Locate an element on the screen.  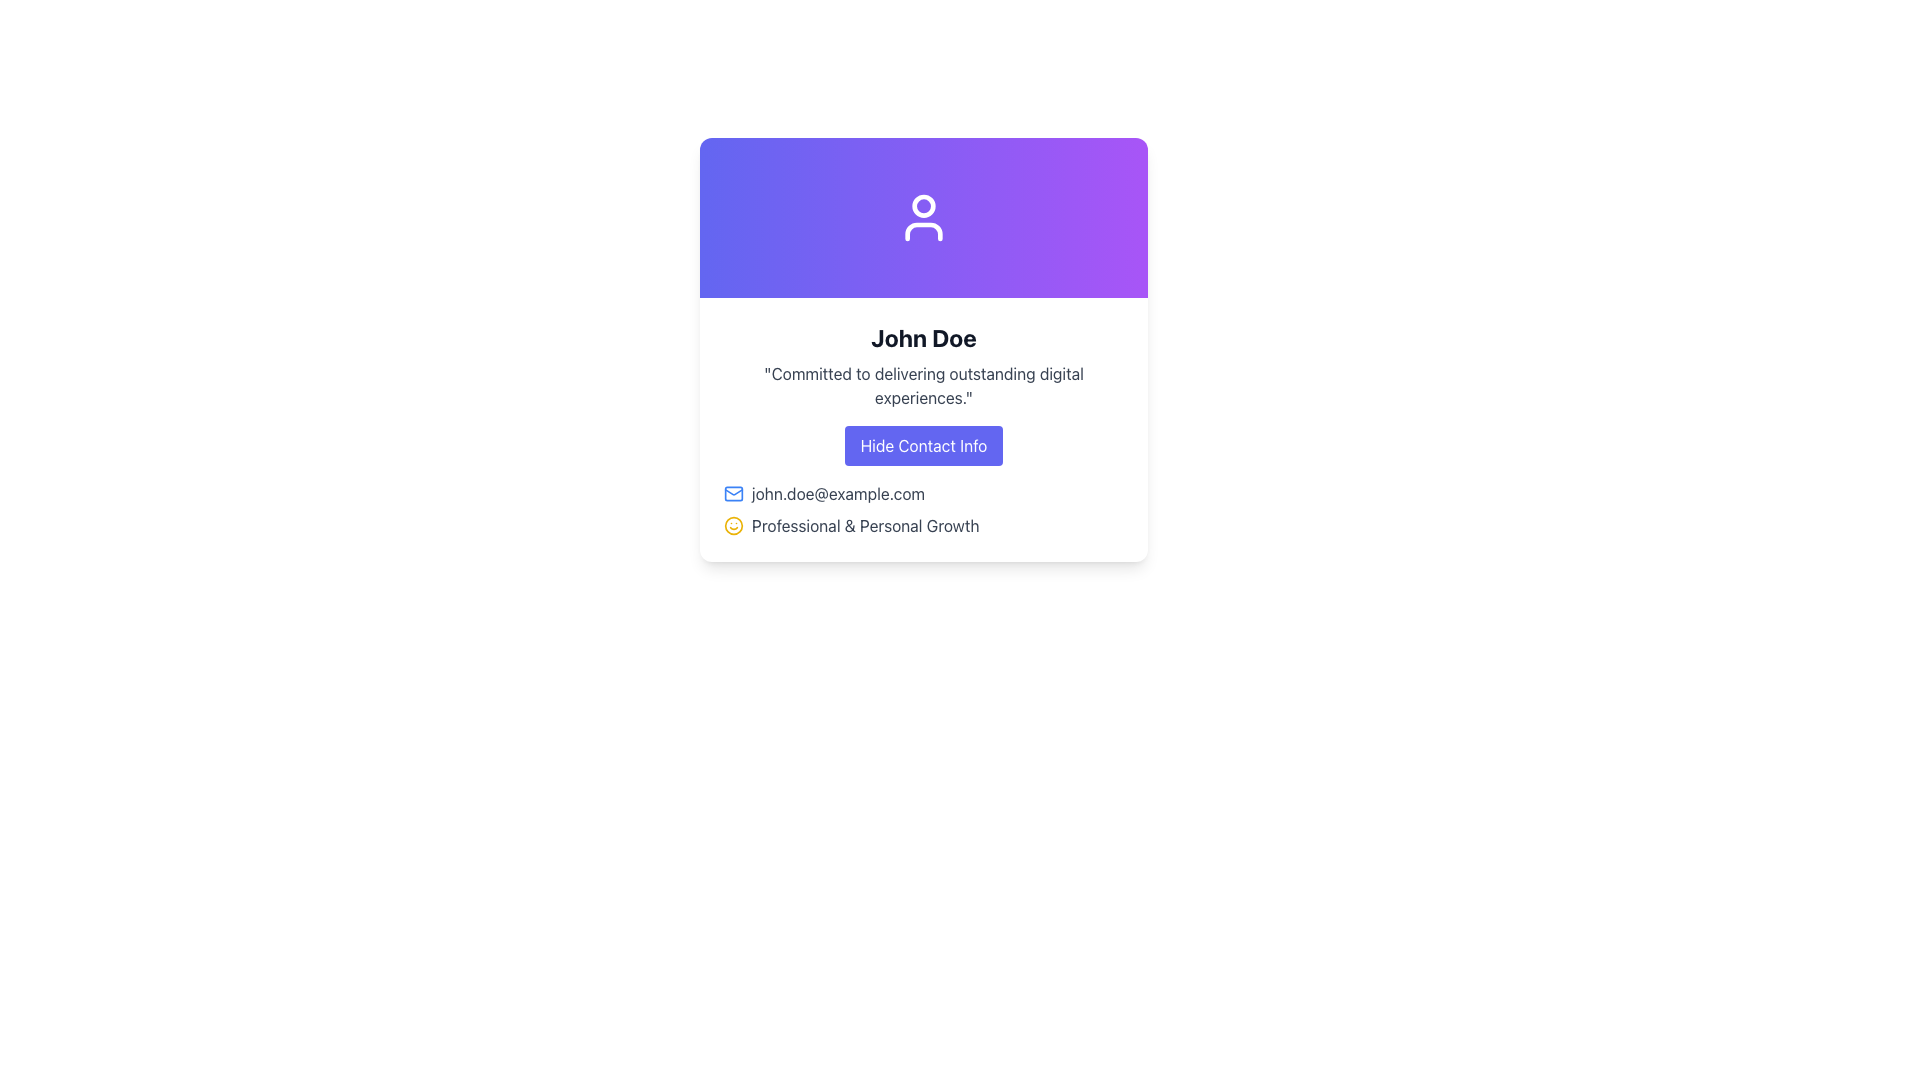
the SVG Circle that represents the head in the user profile icon, located at the top section of the card layout is located at coordinates (923, 205).